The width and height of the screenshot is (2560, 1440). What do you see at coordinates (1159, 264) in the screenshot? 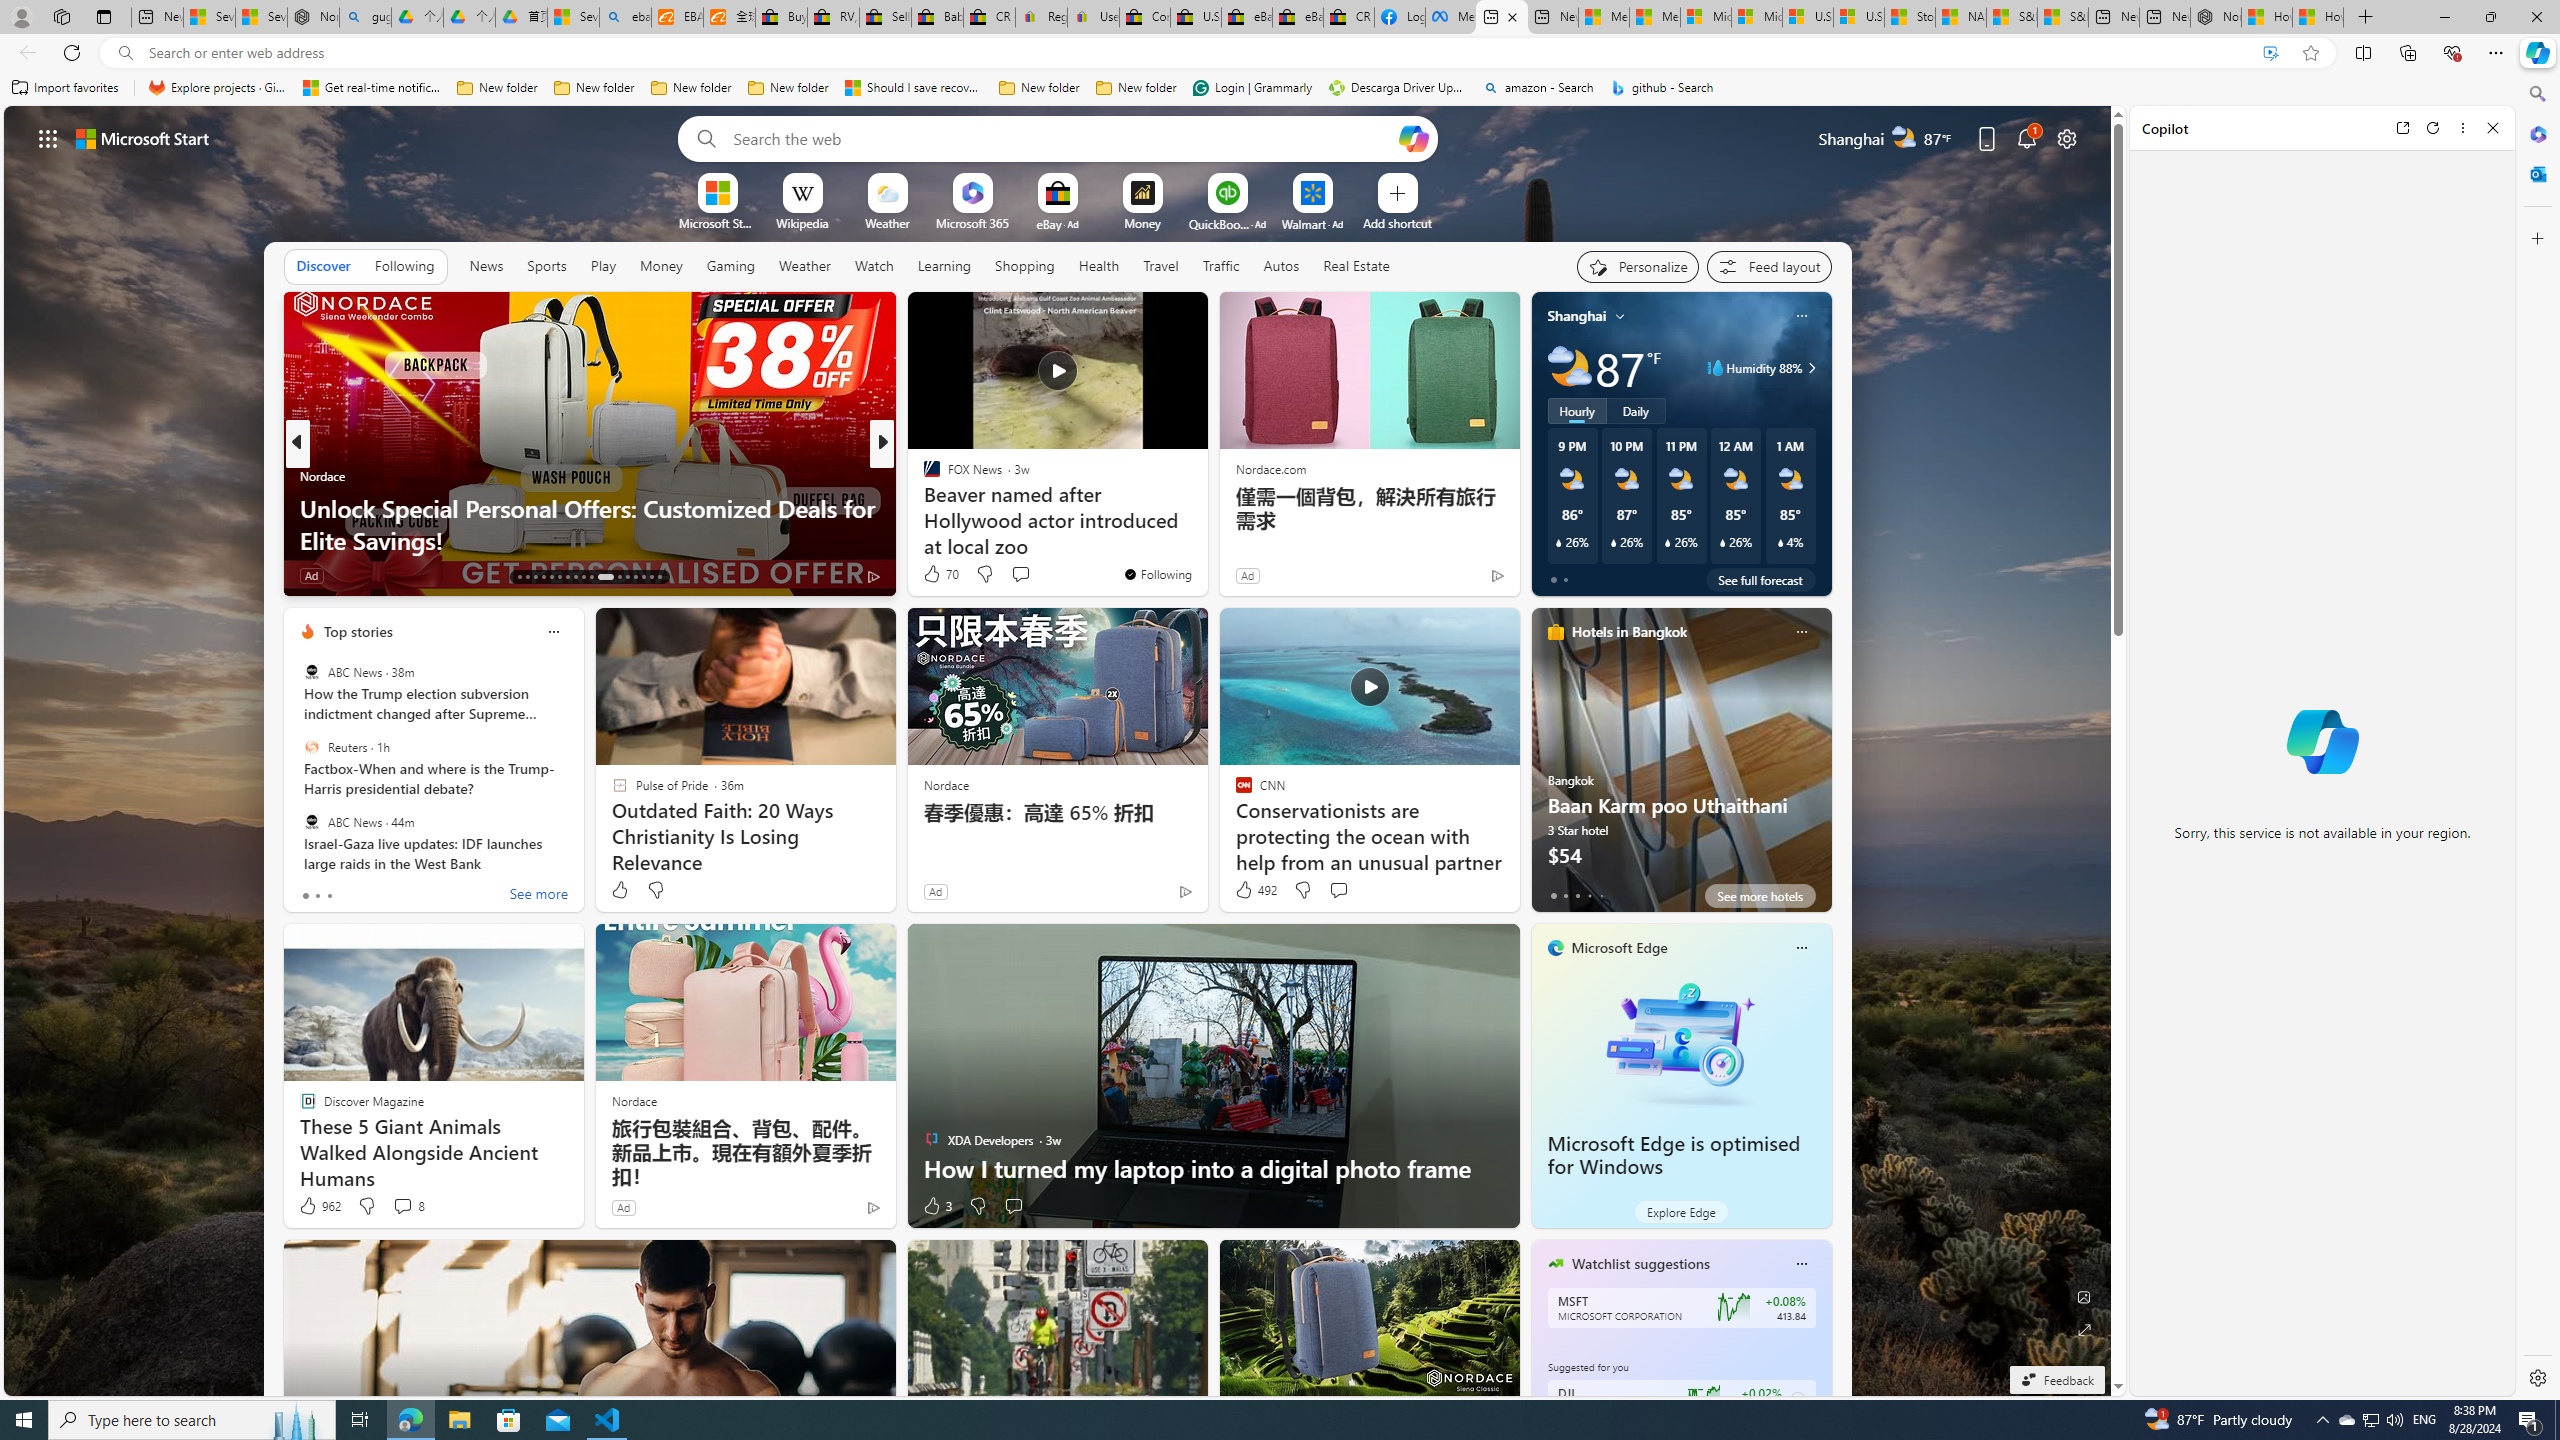
I see `'Travel'` at bounding box center [1159, 264].